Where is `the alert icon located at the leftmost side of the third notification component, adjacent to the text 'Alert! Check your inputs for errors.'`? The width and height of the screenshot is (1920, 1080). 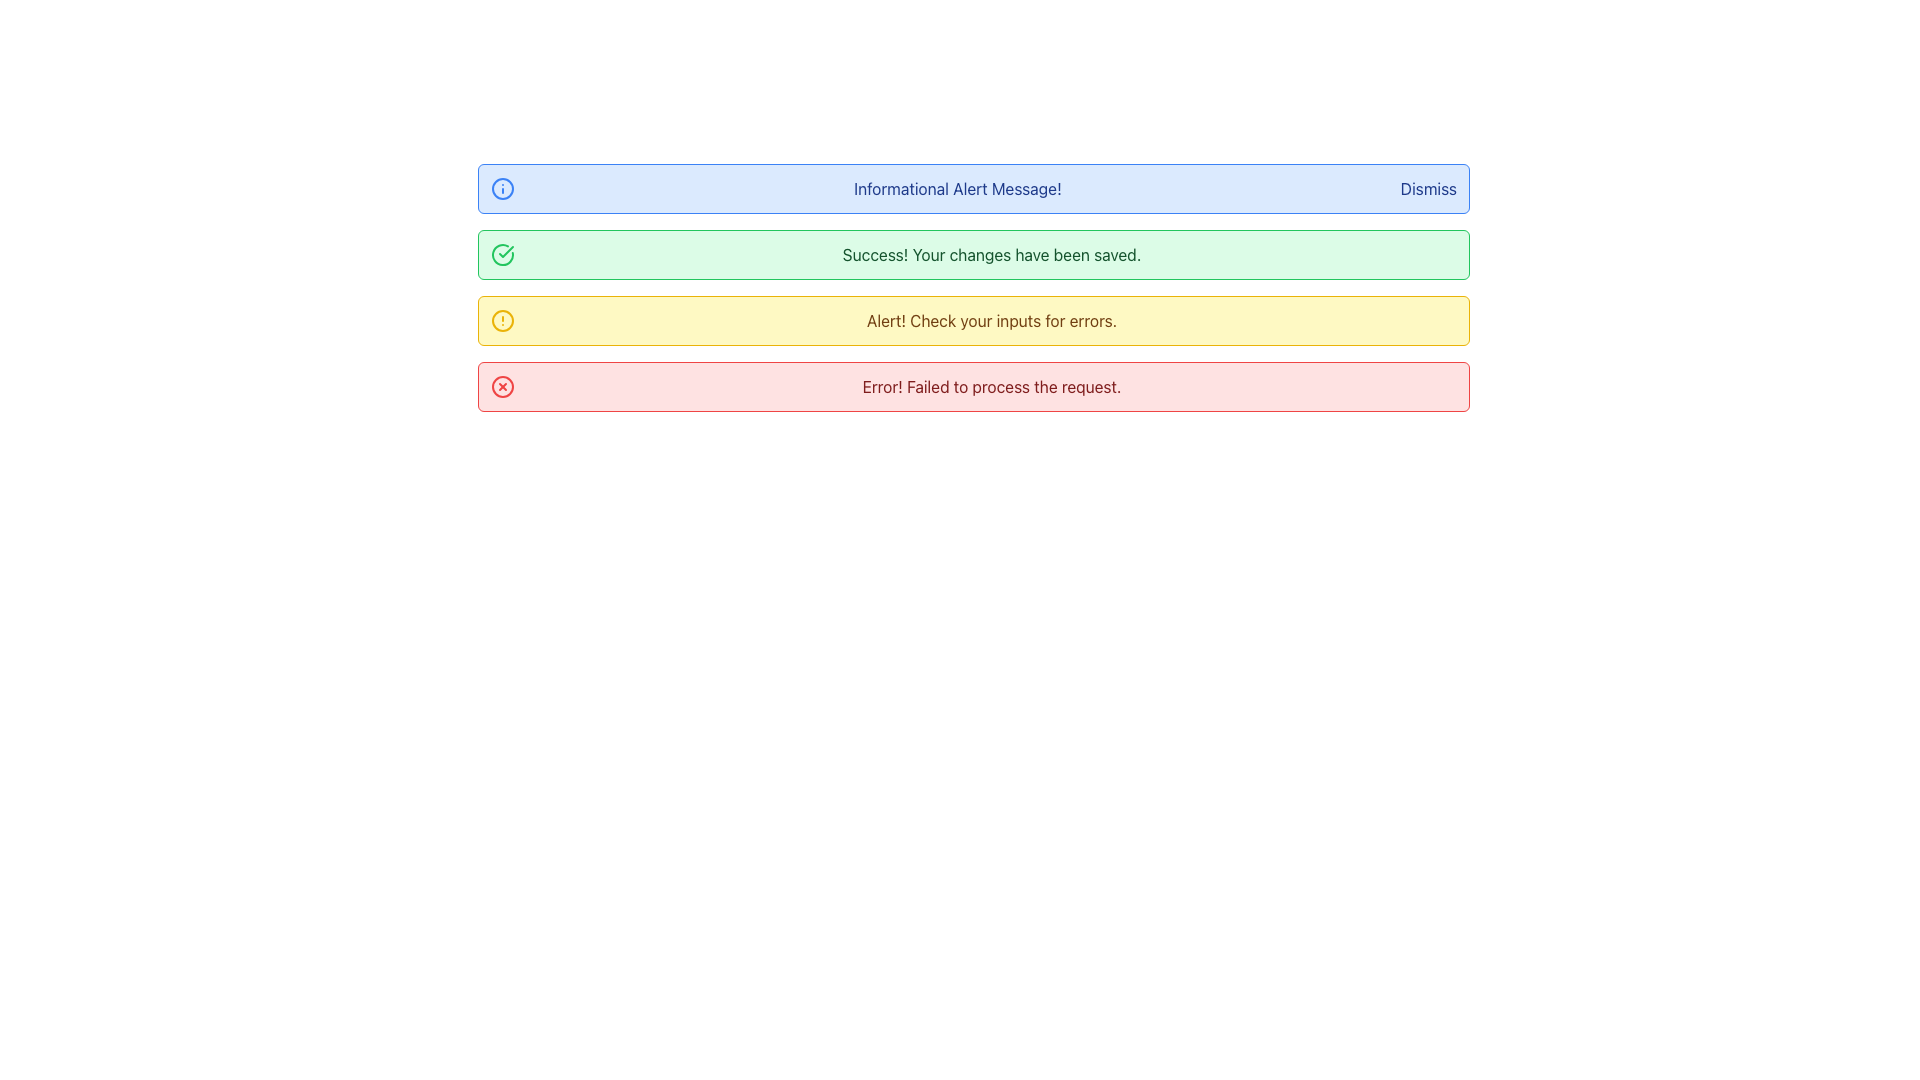 the alert icon located at the leftmost side of the third notification component, adjacent to the text 'Alert! Check your inputs for errors.' is located at coordinates (503, 319).